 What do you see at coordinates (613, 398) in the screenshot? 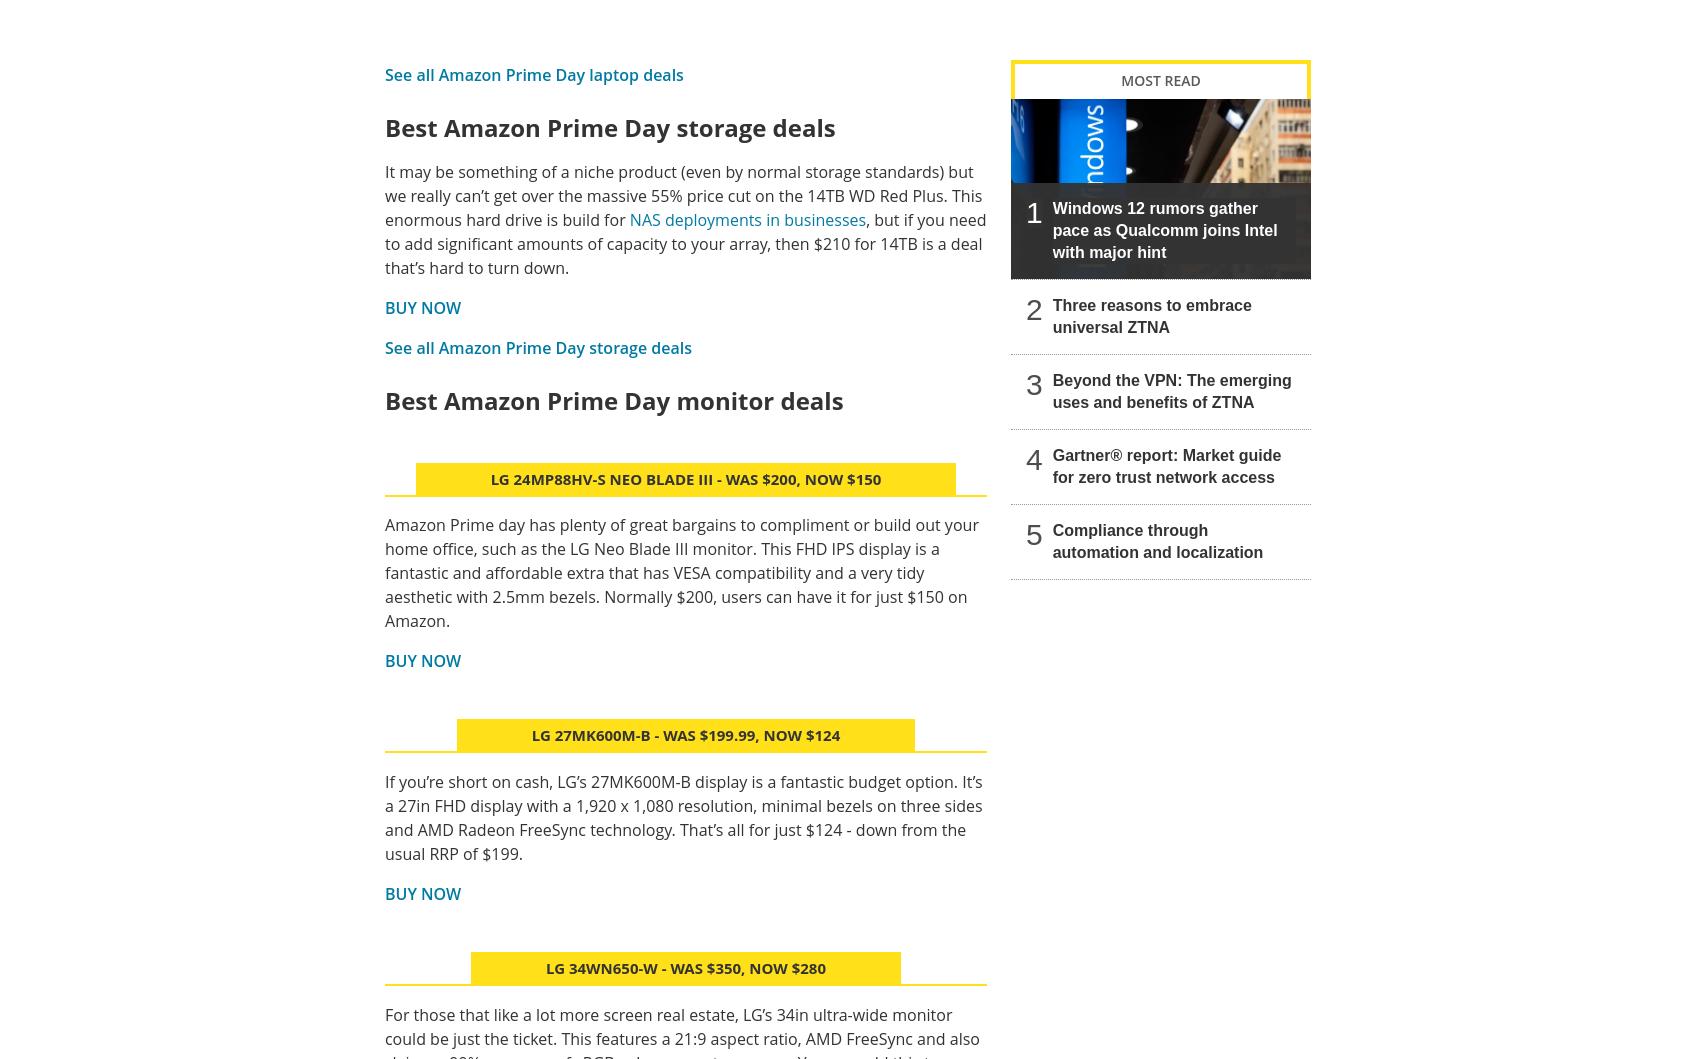
I see `'Best Amazon Prime Day monitor deals'` at bounding box center [613, 398].